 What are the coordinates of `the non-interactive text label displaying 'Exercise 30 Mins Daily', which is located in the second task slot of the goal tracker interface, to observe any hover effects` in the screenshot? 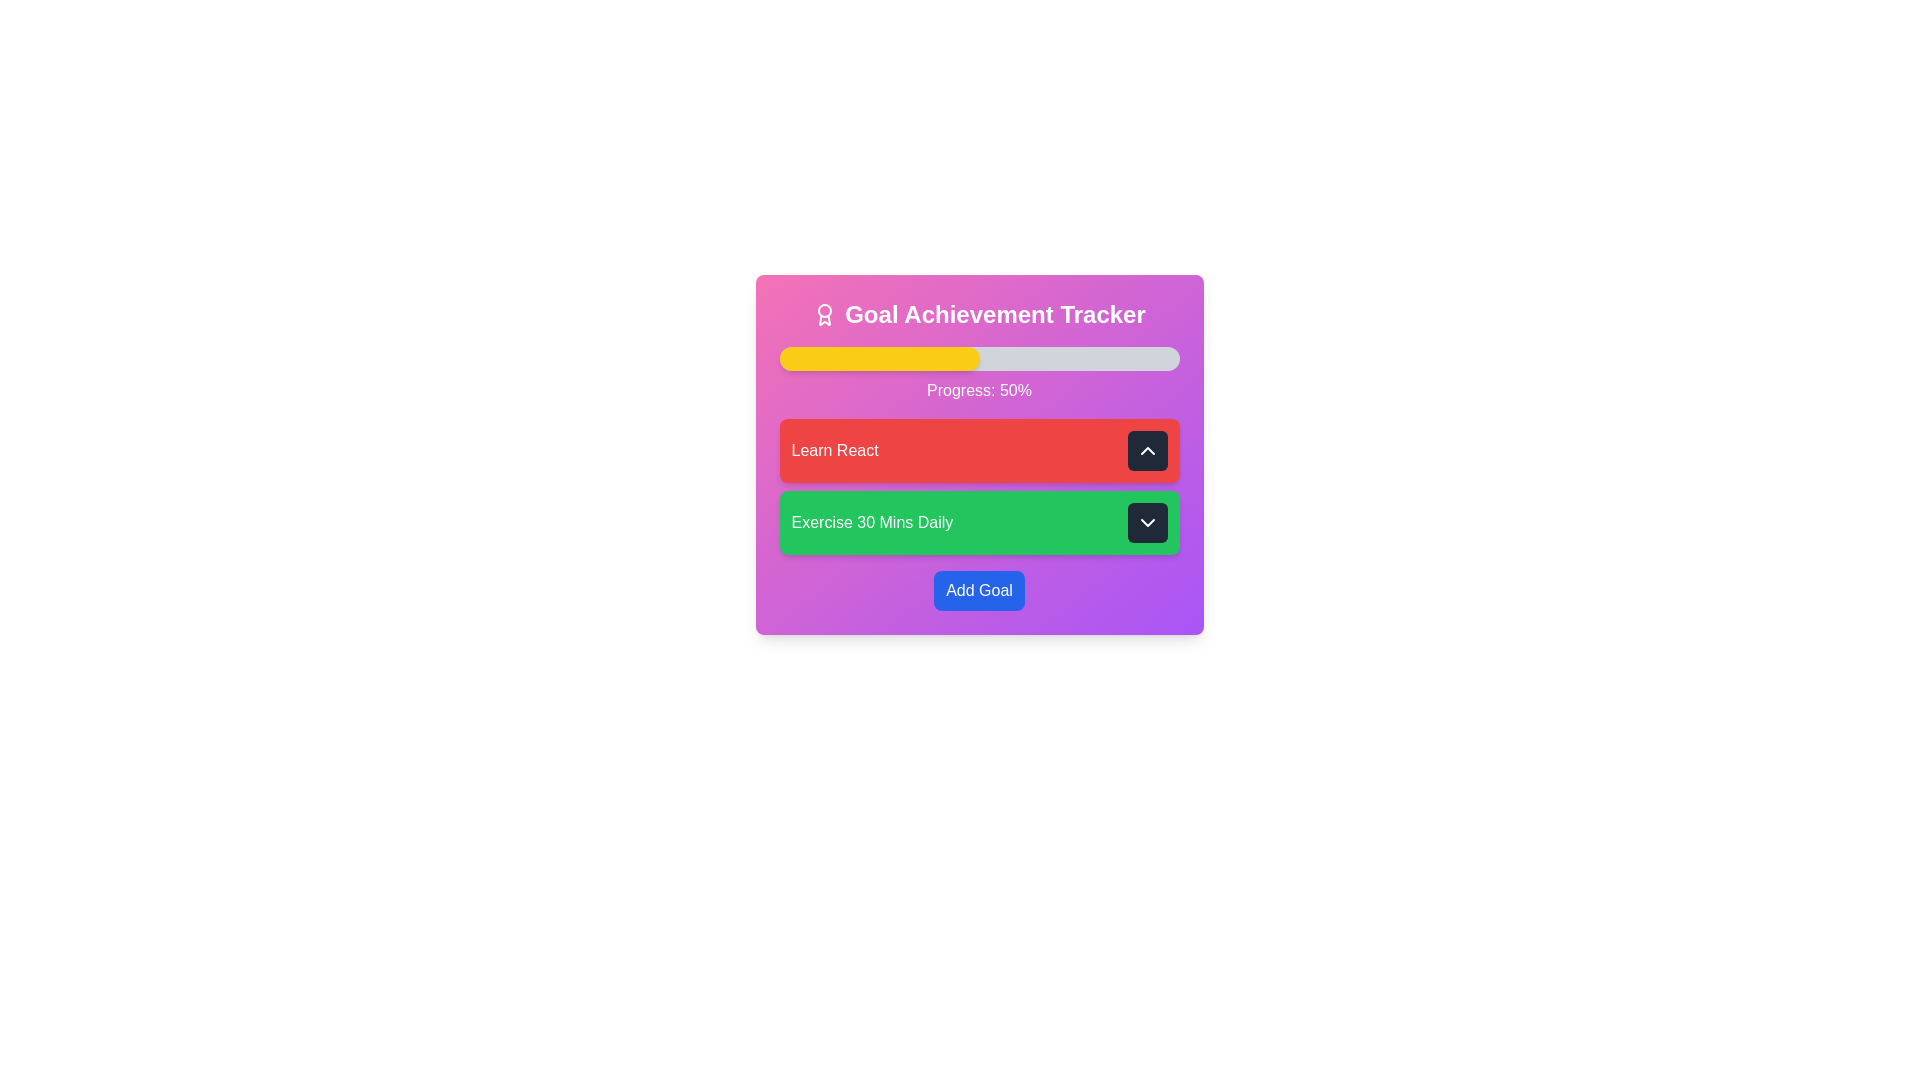 It's located at (872, 522).